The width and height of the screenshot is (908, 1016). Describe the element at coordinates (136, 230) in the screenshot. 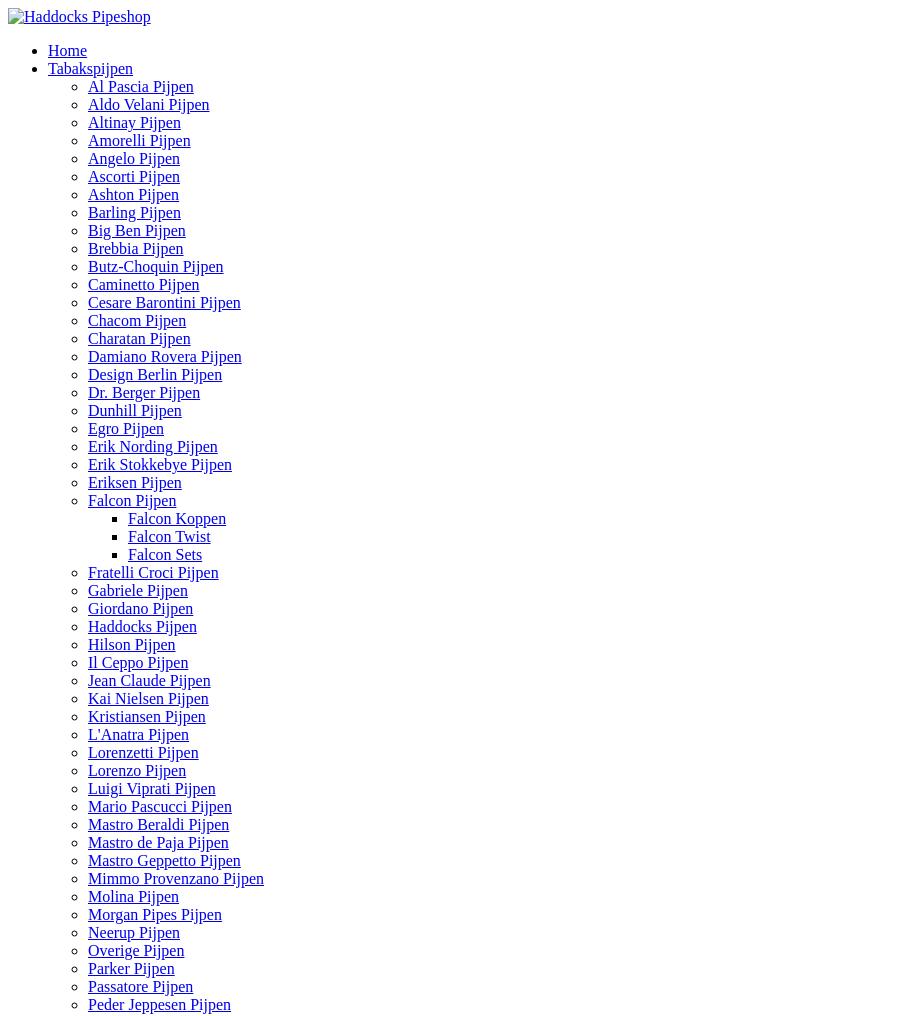

I see `'Big Ben Pijpen'` at that location.